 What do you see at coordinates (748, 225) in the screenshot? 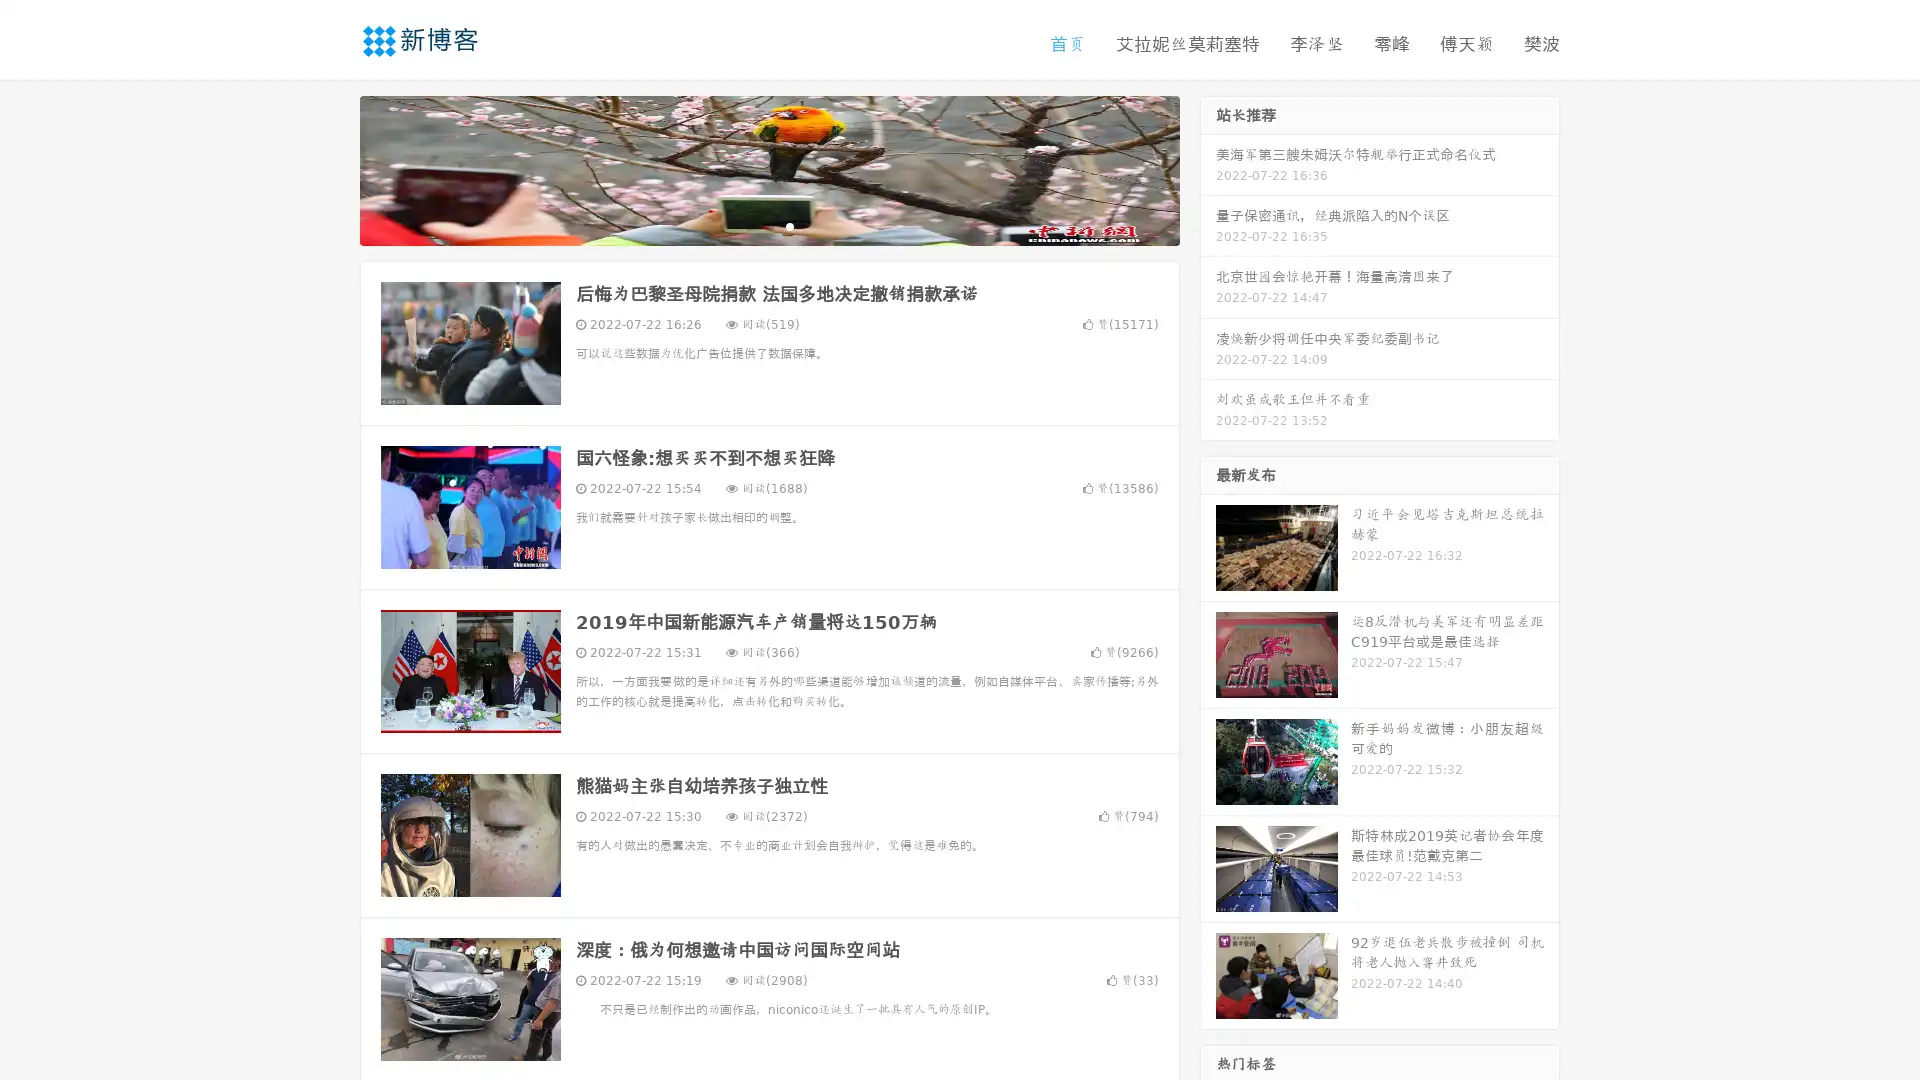
I see `Go to slide 1` at bounding box center [748, 225].